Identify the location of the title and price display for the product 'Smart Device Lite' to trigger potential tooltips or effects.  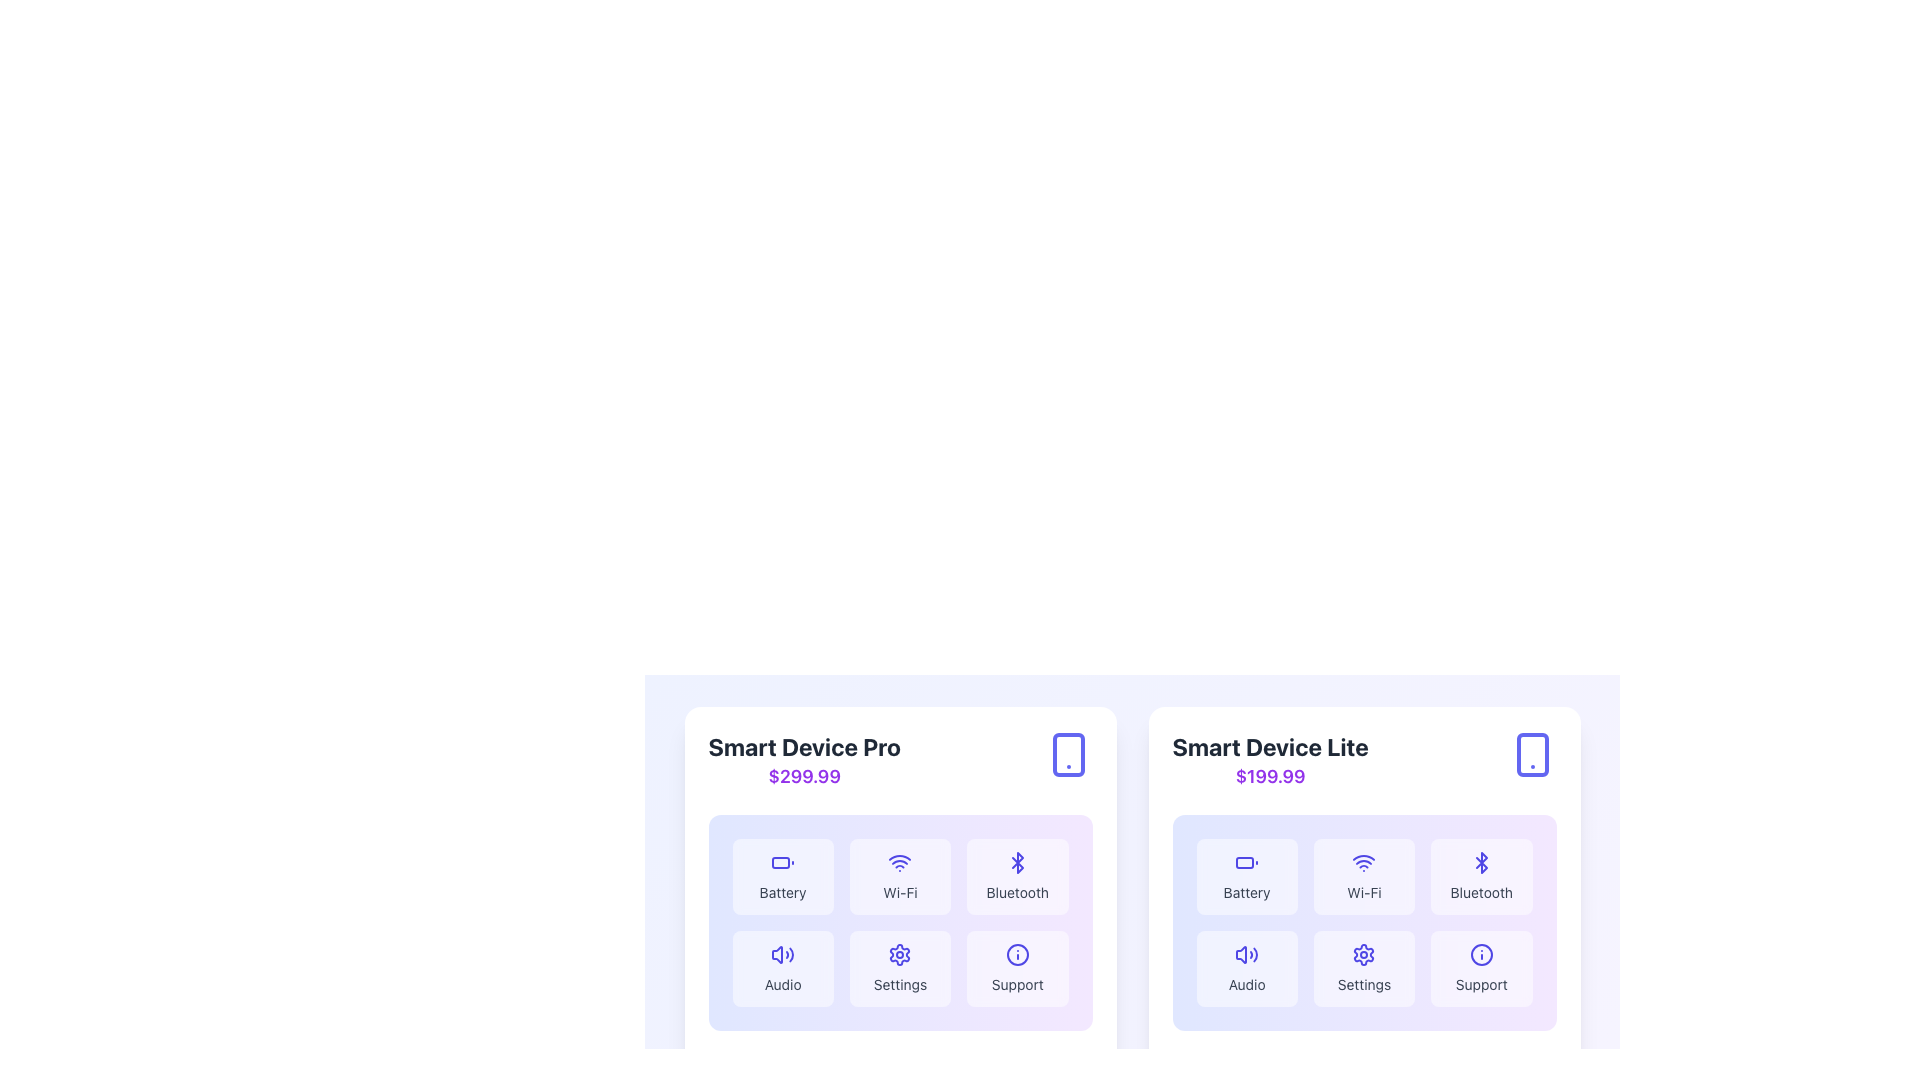
(1269, 760).